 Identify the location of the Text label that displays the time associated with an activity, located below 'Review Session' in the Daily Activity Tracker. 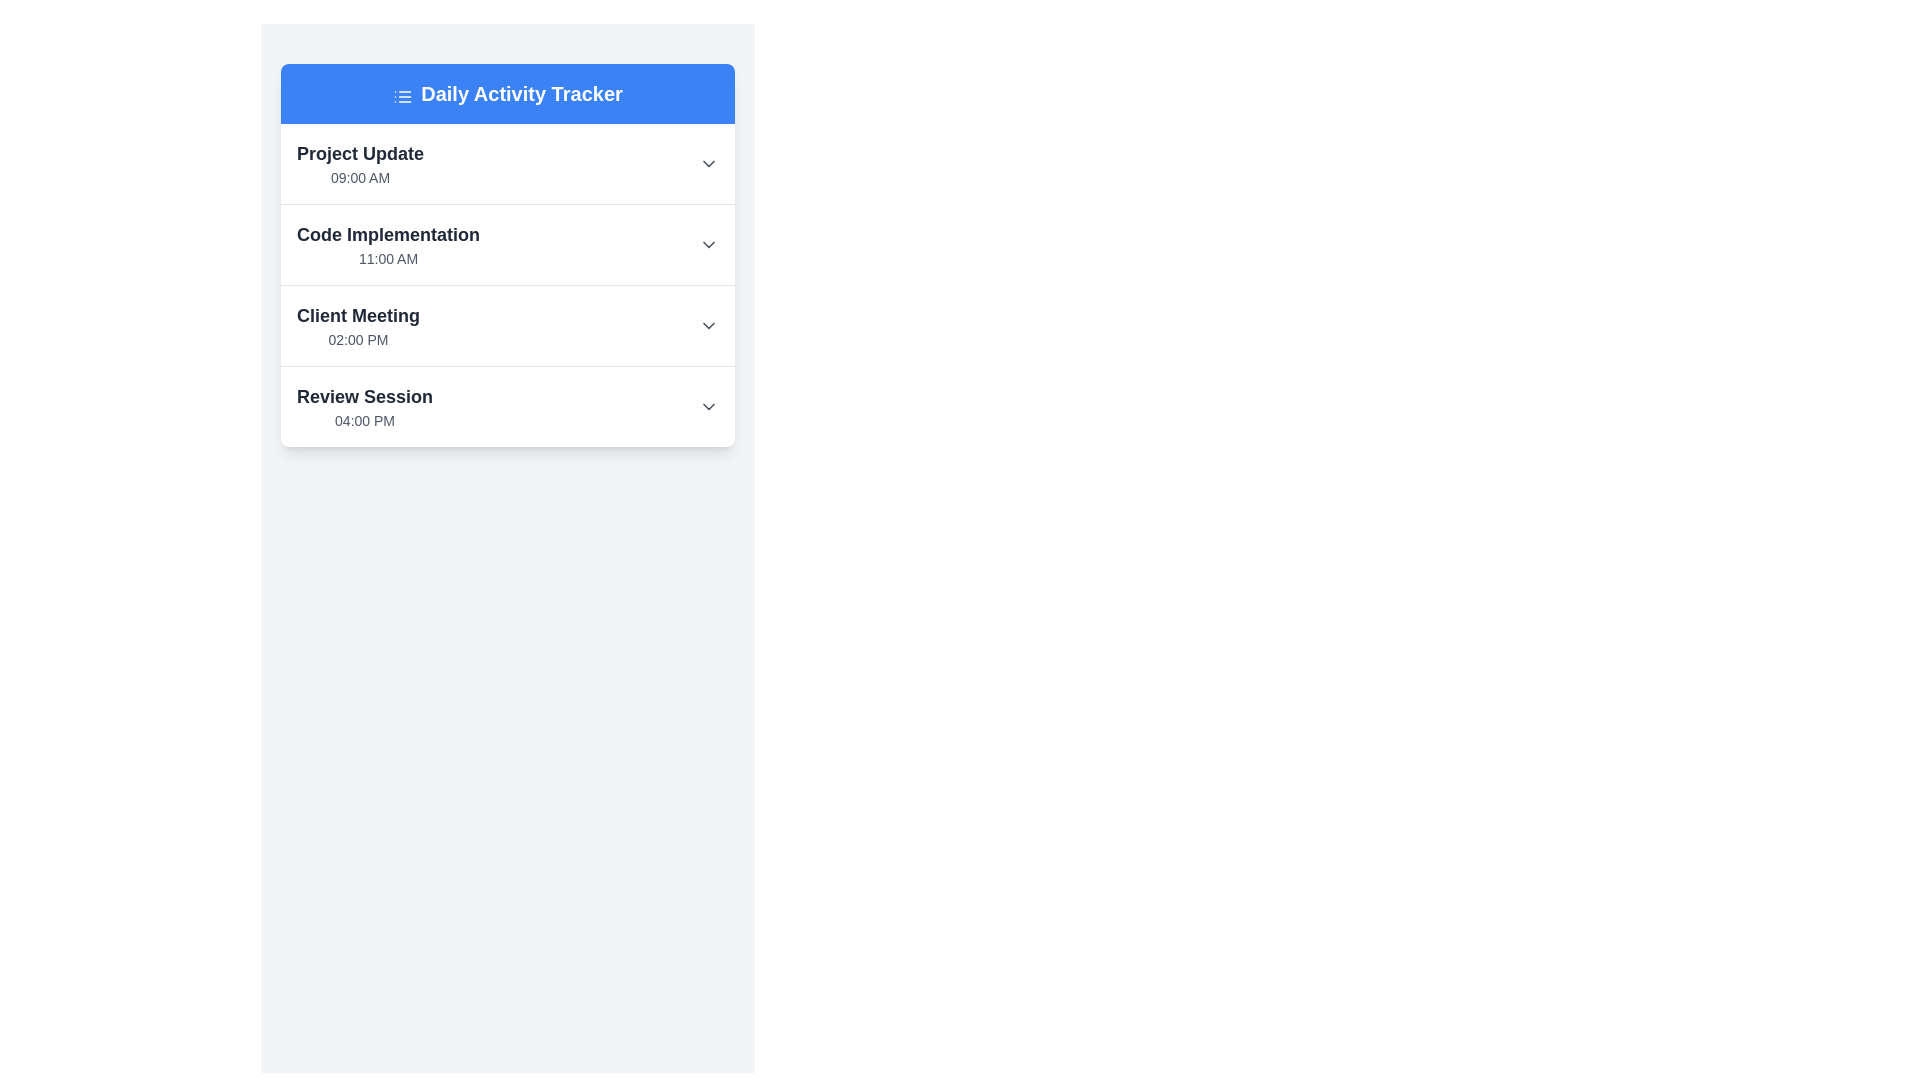
(364, 419).